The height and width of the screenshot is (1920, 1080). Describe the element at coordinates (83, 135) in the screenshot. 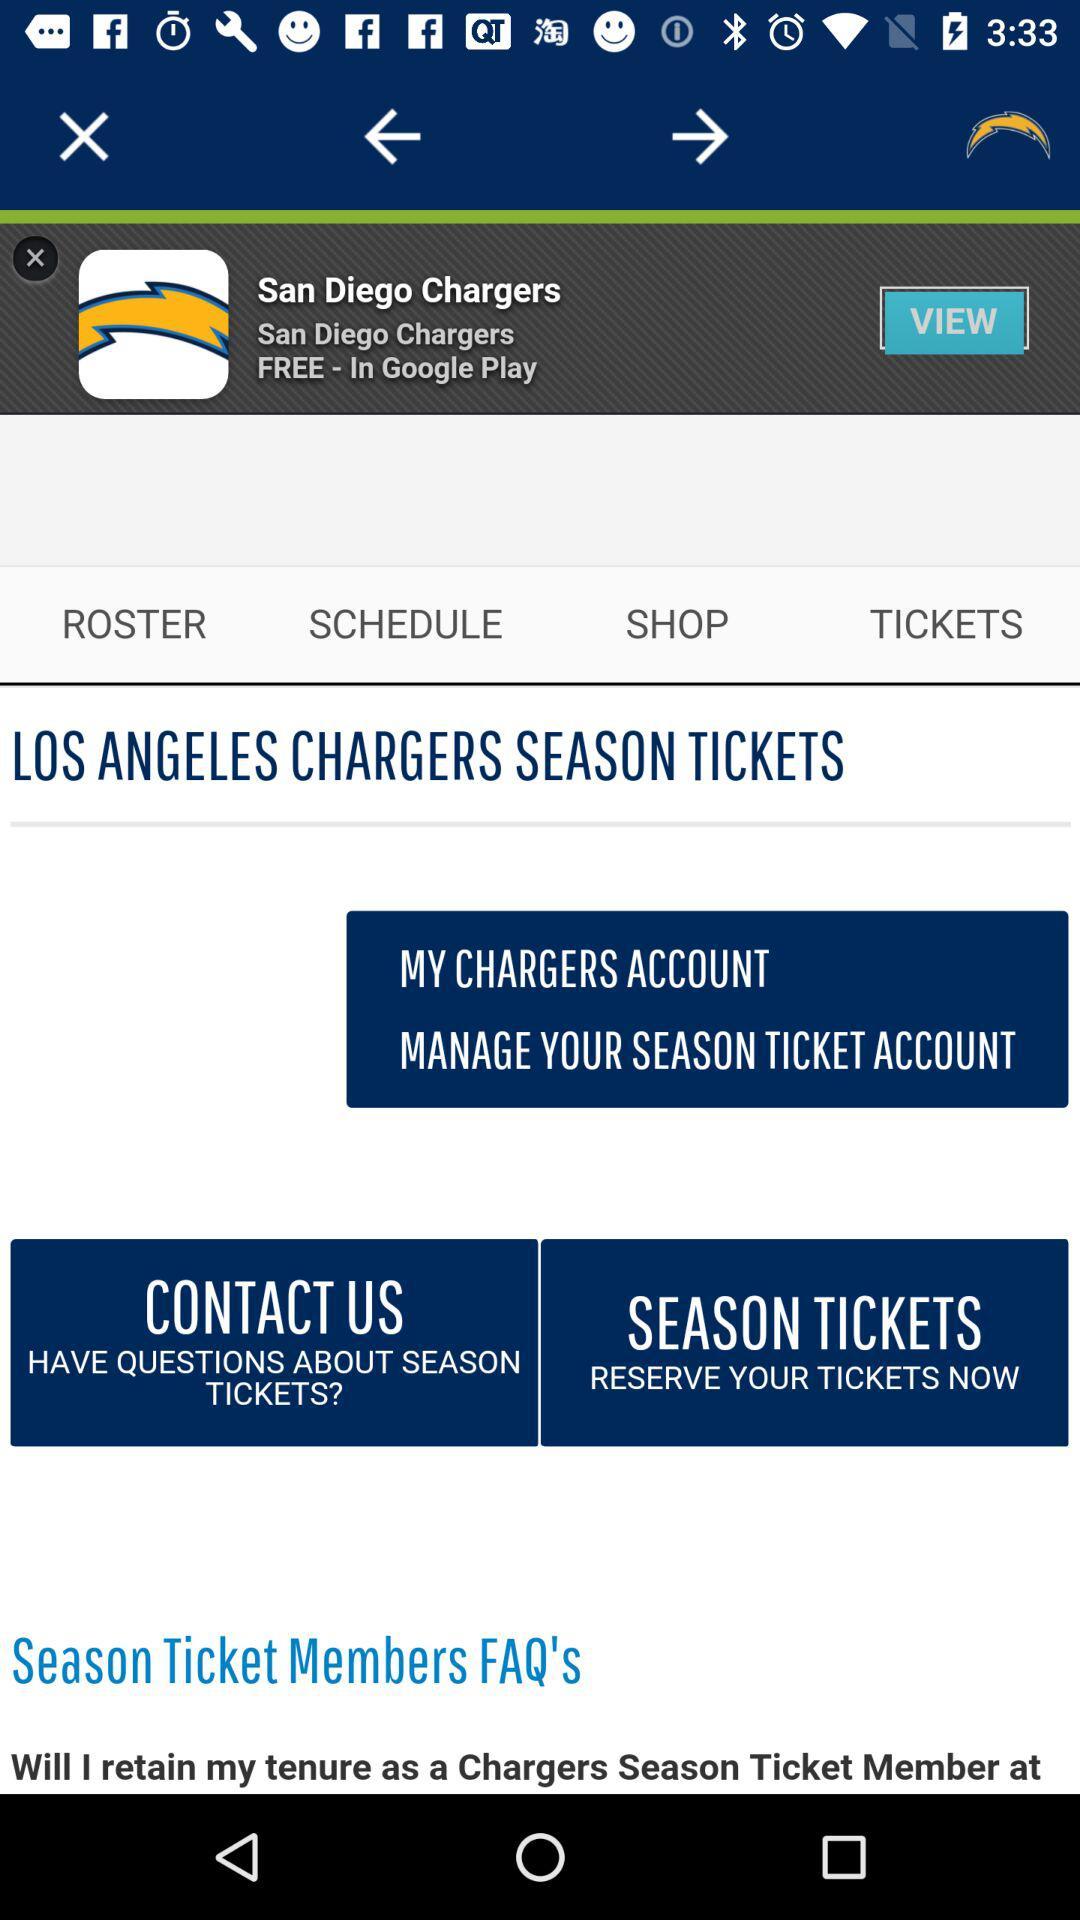

I see `the icon at the top left corner` at that location.